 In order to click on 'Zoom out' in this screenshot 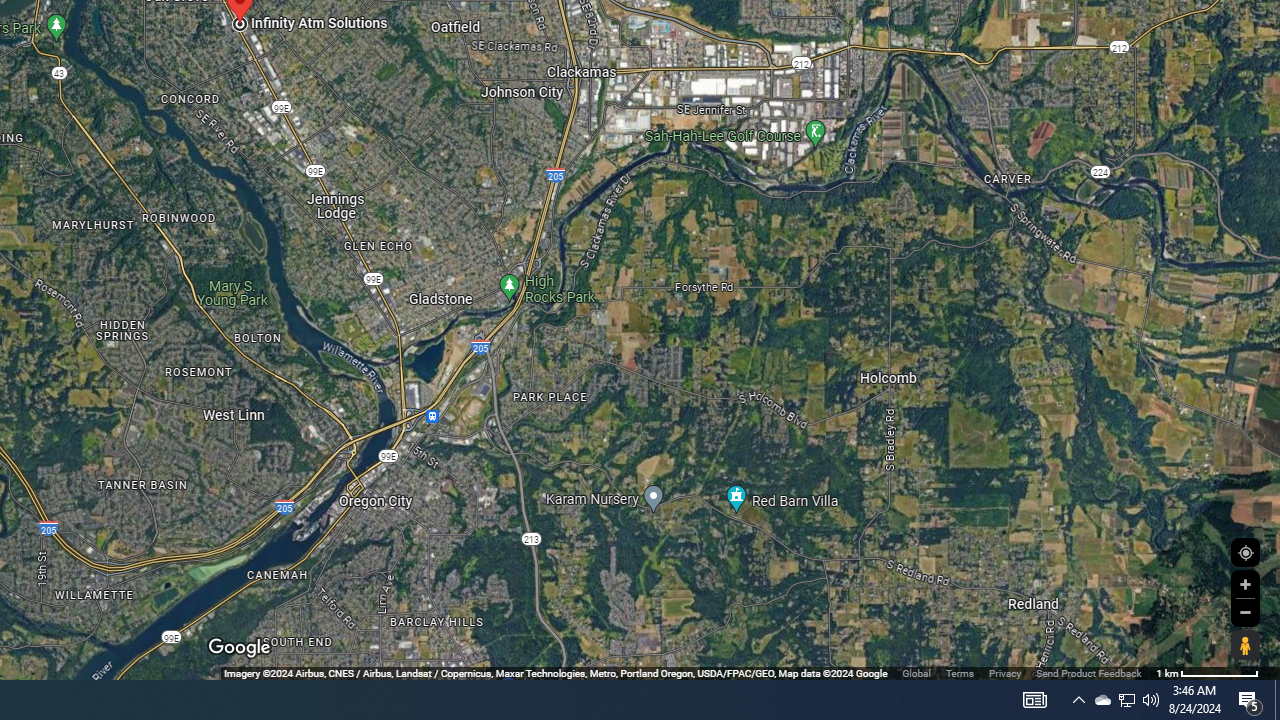, I will do `click(1244, 611)`.